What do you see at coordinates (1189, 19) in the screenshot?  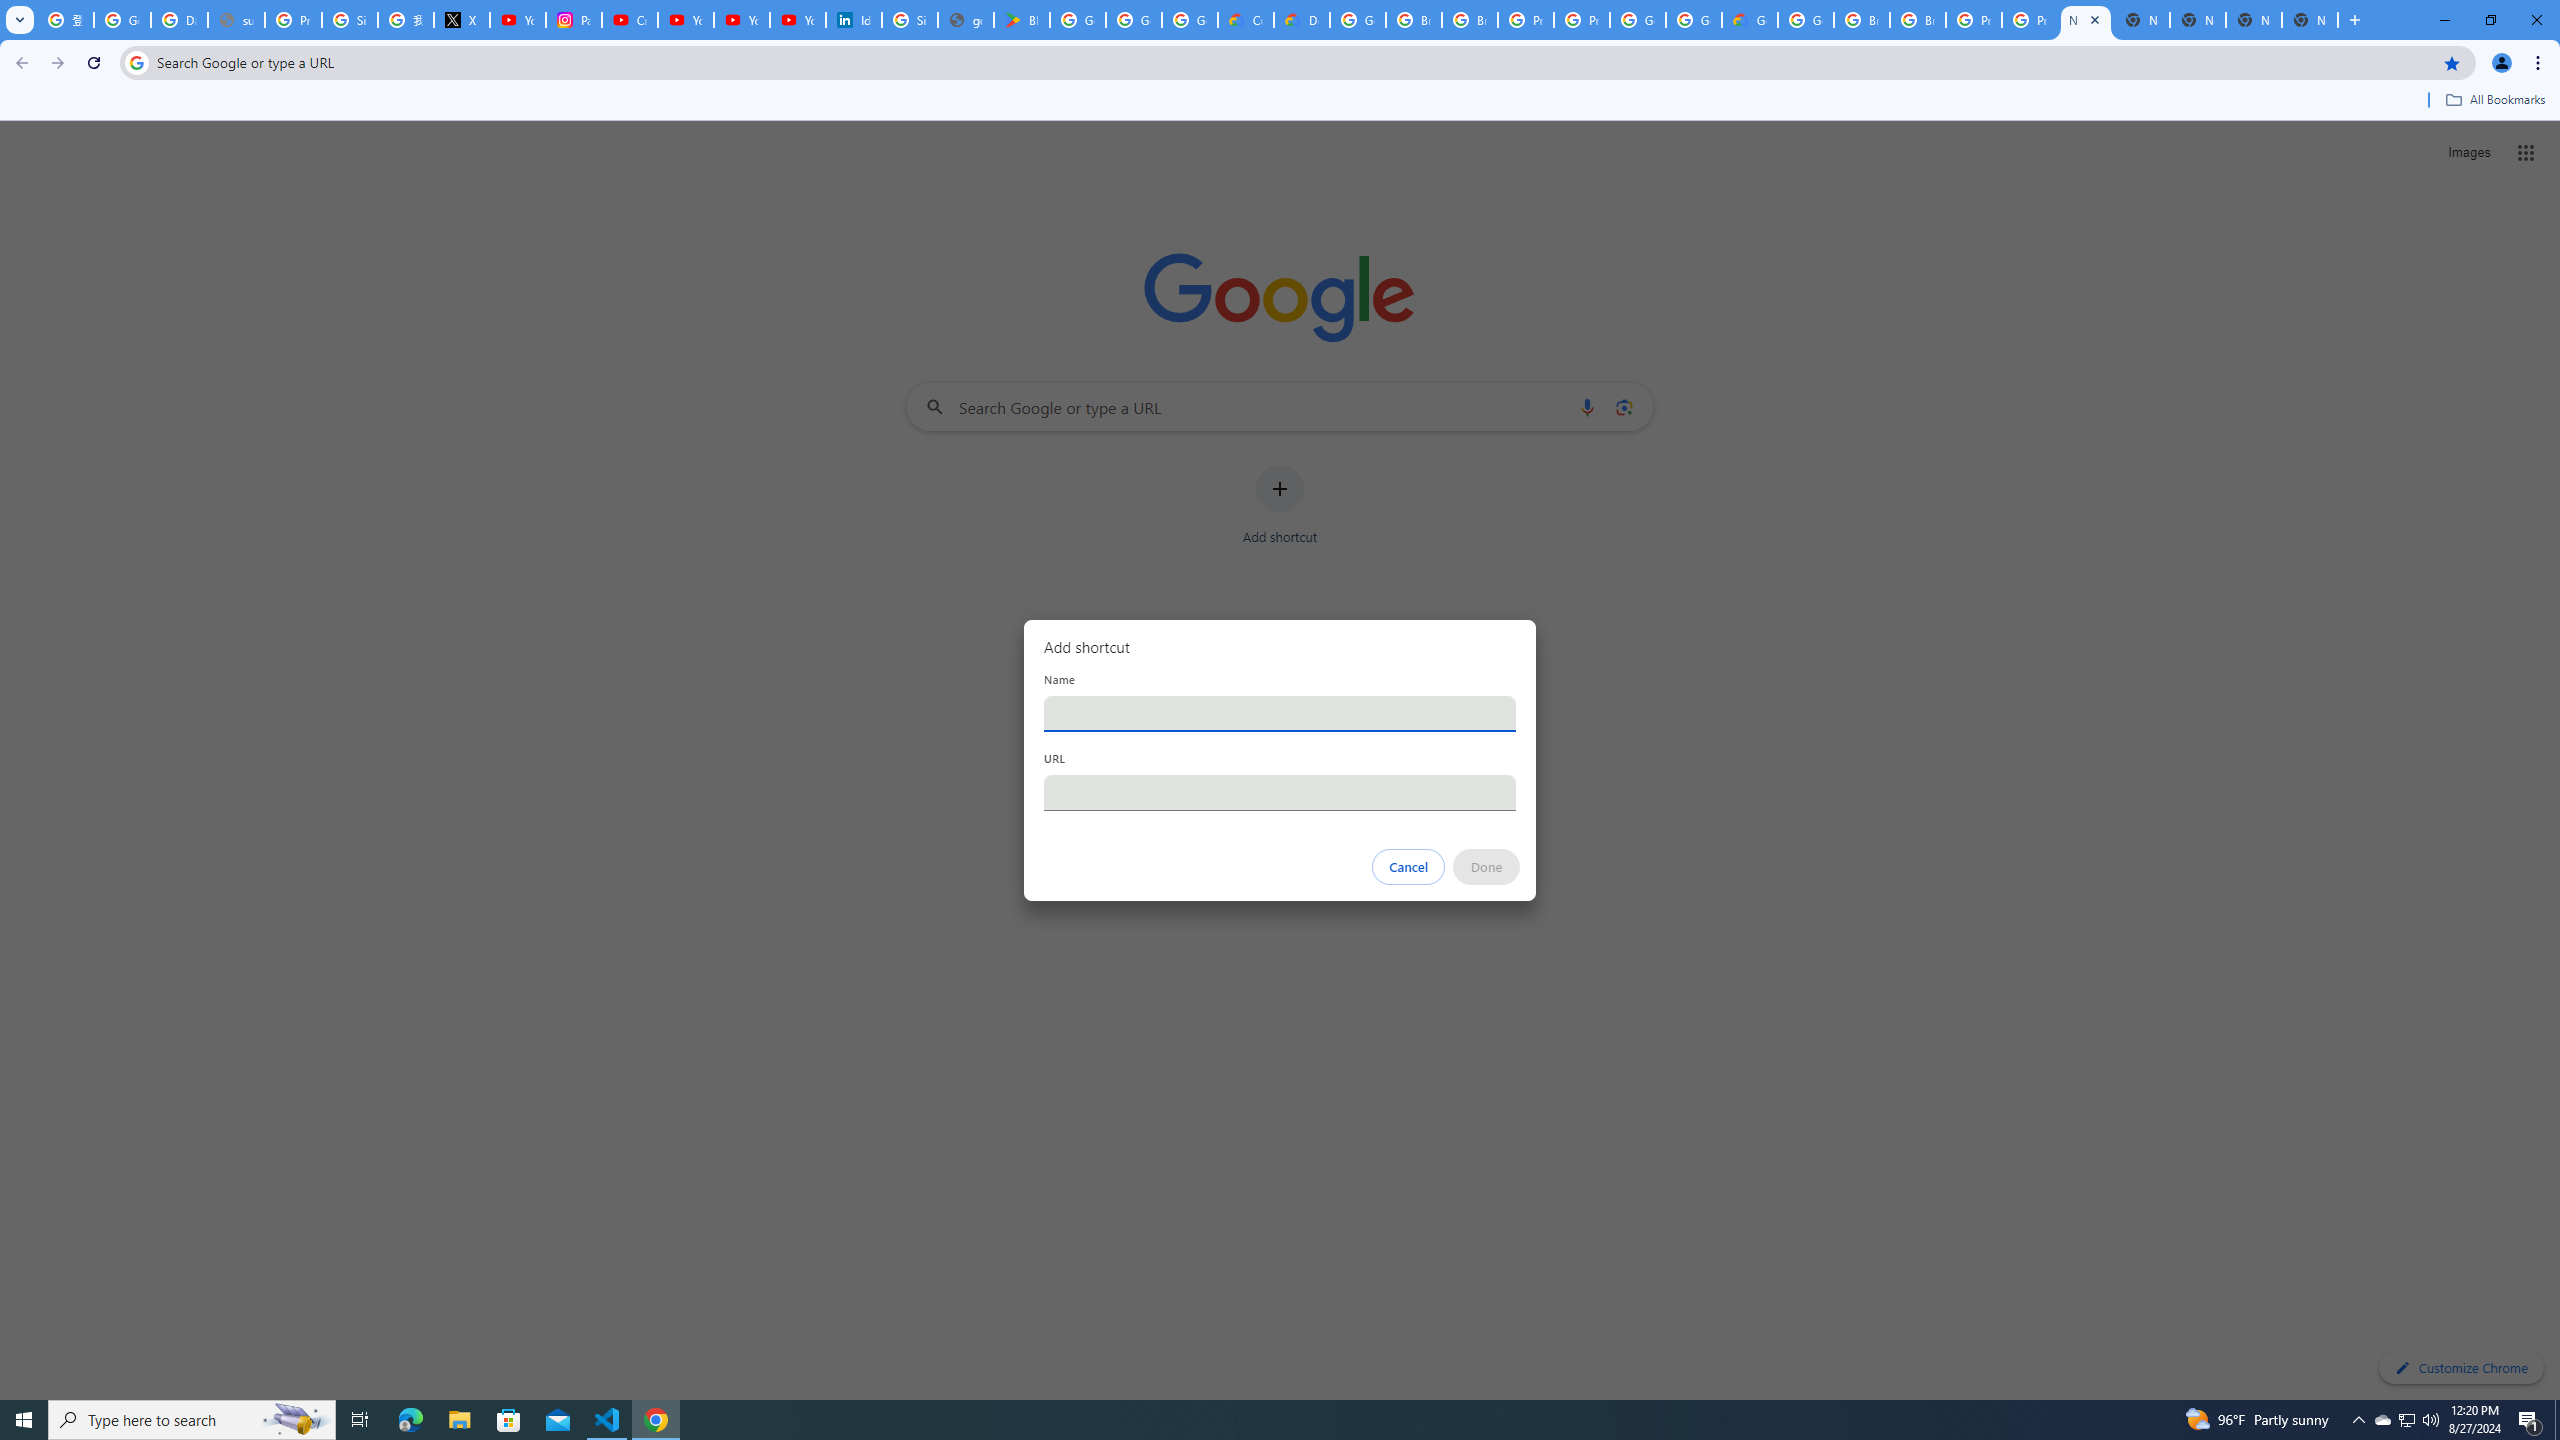 I see `'Google Workspace - Specific Terms'` at bounding box center [1189, 19].